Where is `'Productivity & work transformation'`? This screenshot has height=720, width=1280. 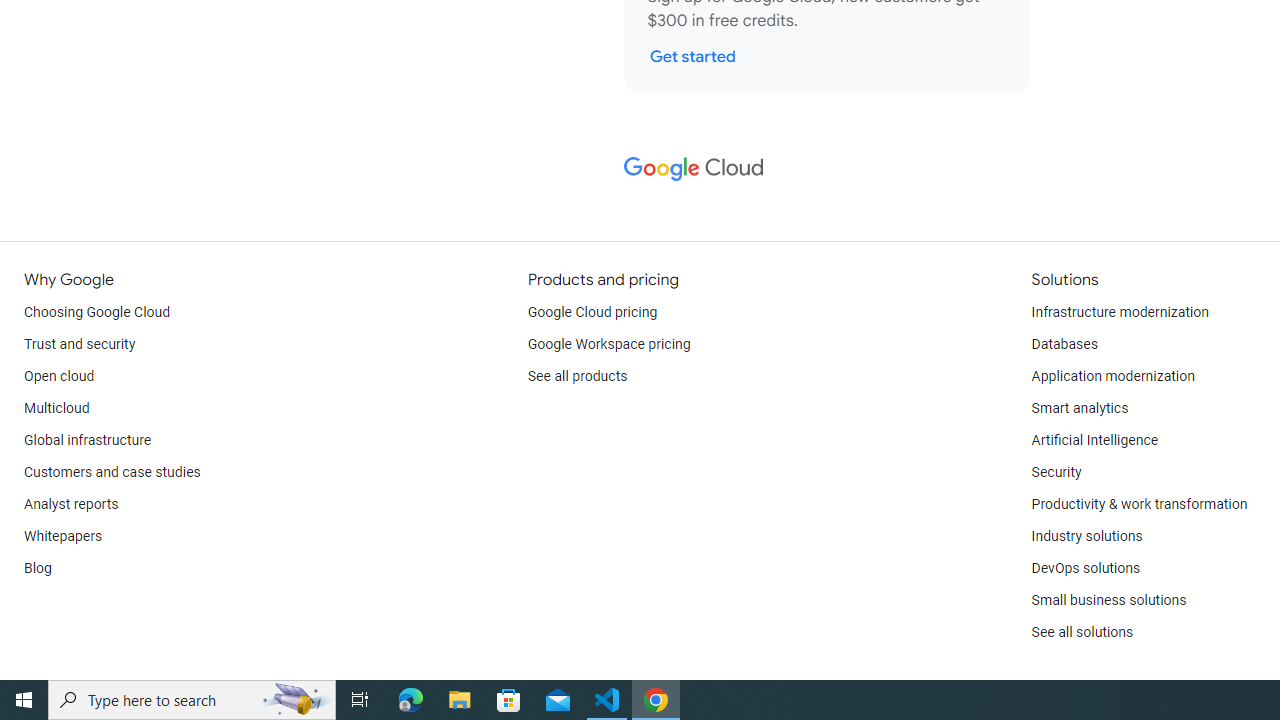 'Productivity & work transformation' is located at coordinates (1139, 504).